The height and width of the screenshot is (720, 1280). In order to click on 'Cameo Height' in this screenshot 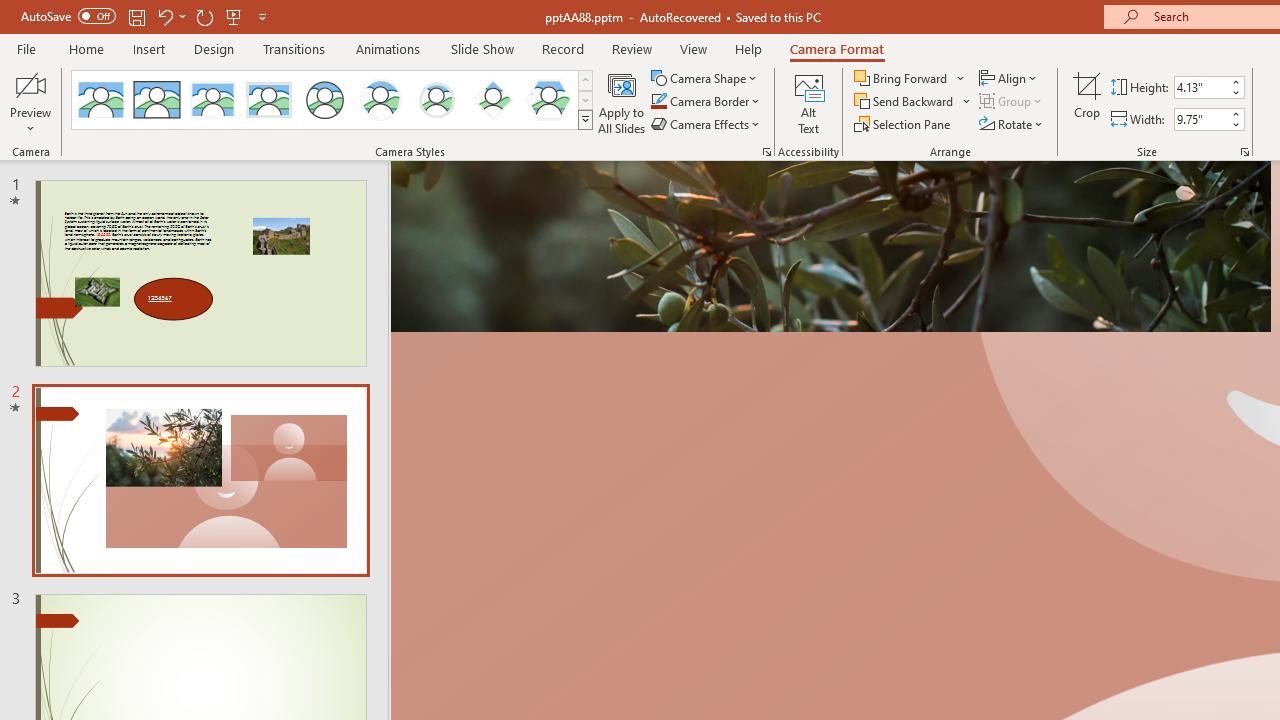, I will do `click(1200, 86)`.